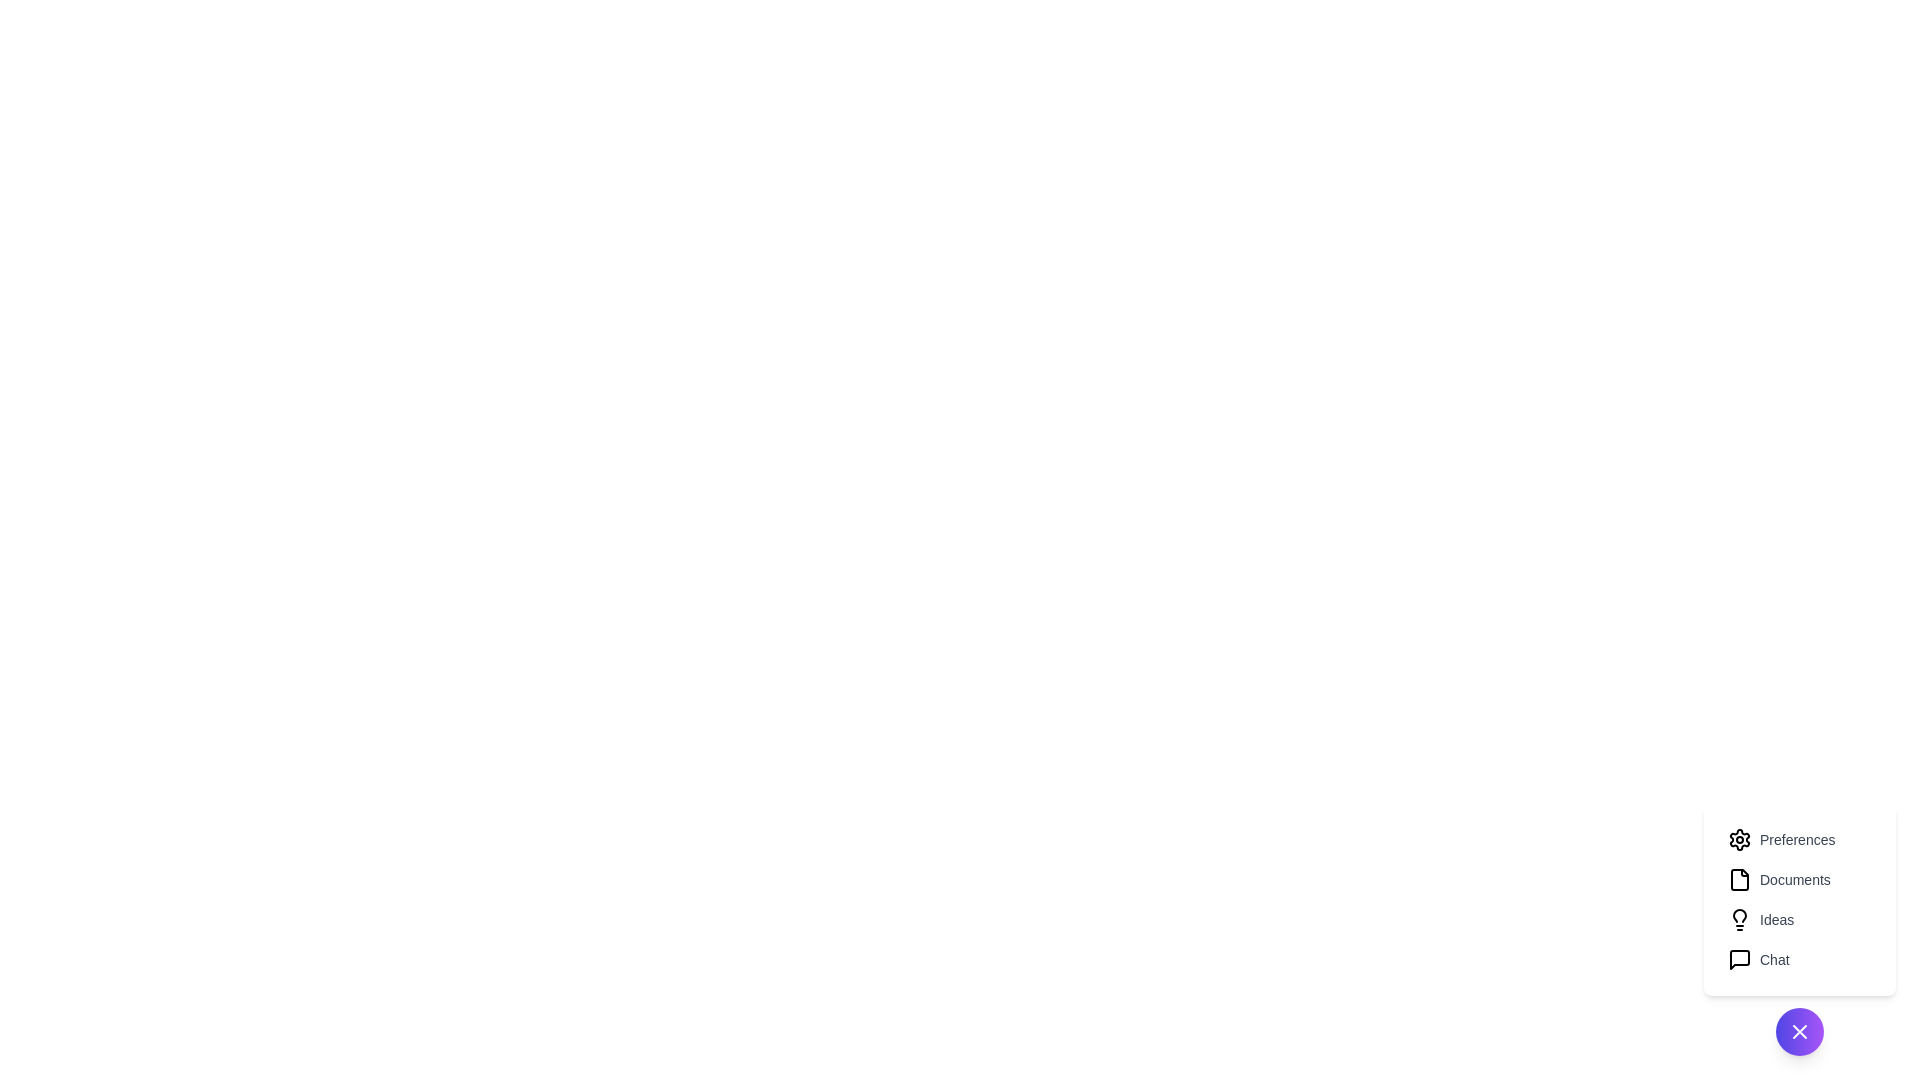  I want to click on floating action button to toggle the speed dial menu, so click(1800, 1032).